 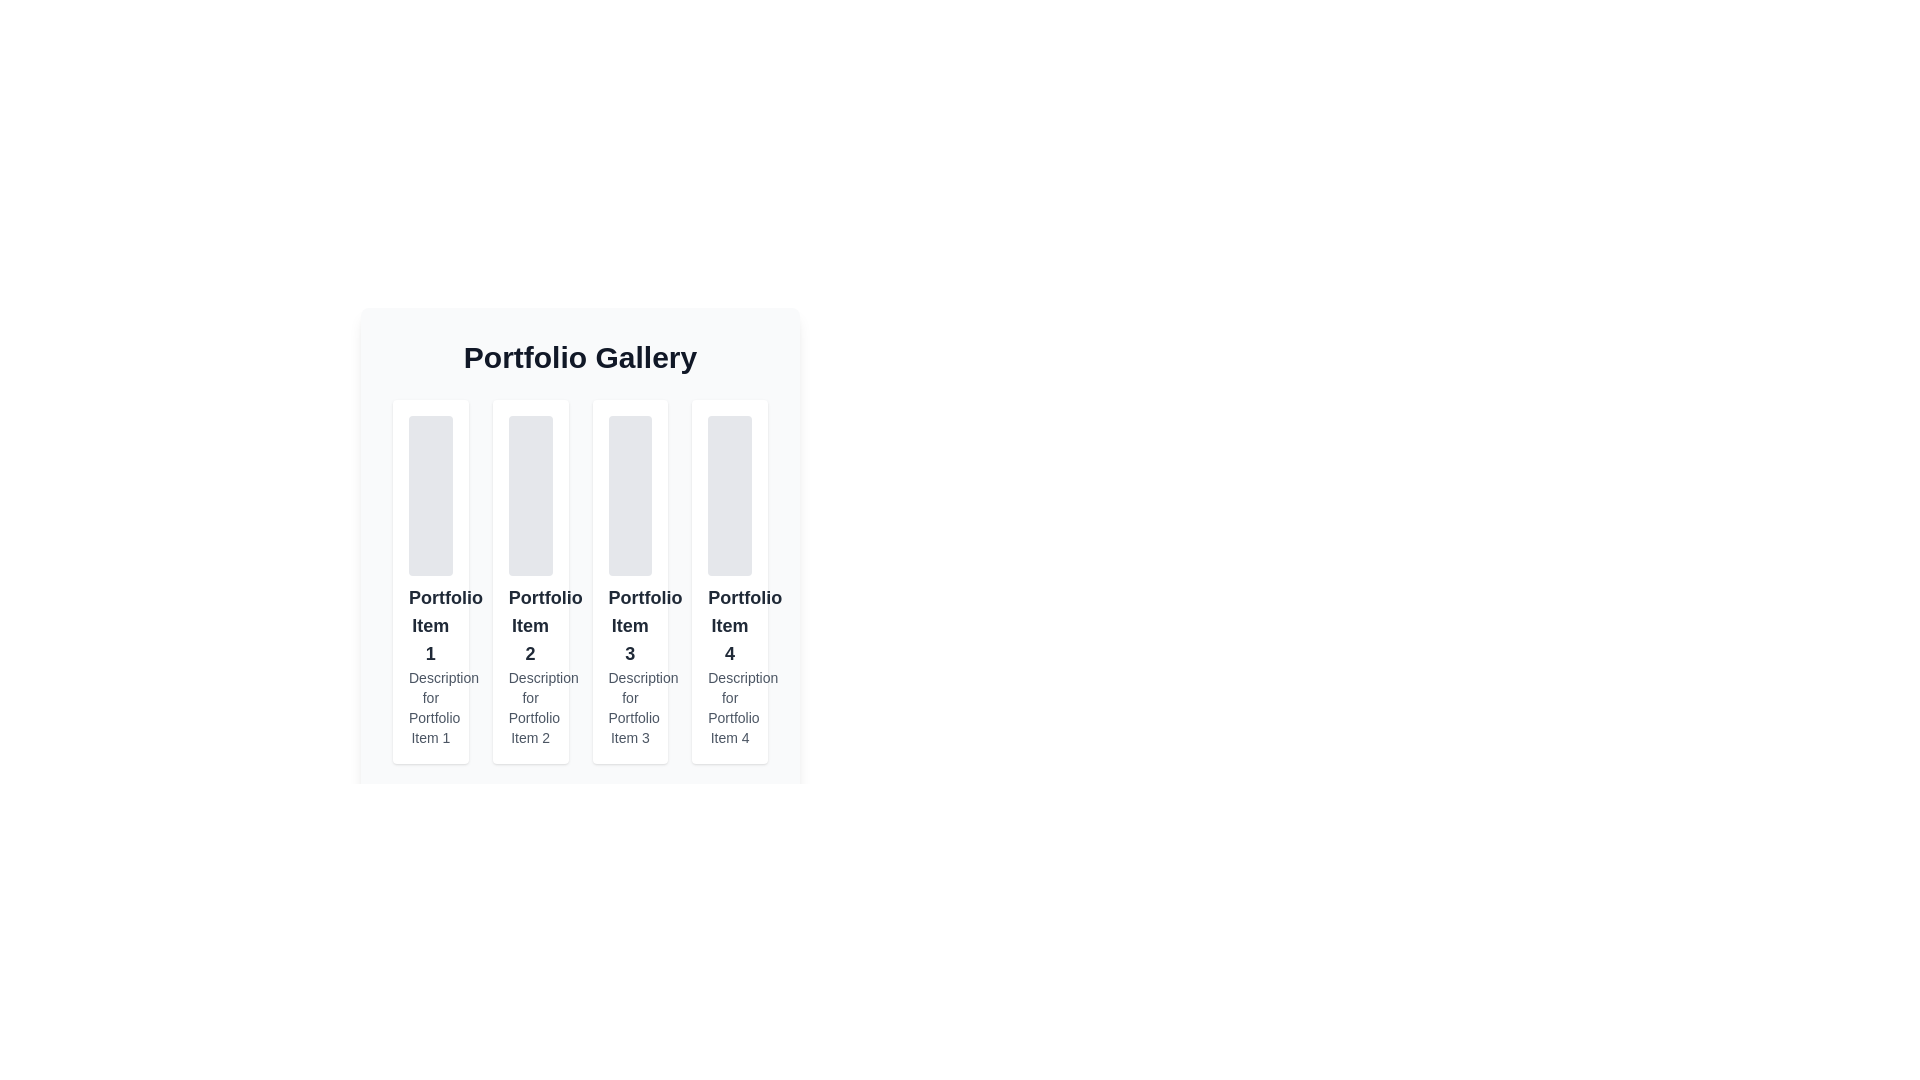 What do you see at coordinates (729, 707) in the screenshot?
I see `the text element that displays 'Description for Portfolio Item 4', which is styled in a smaller gray font and located in the fourth column of the 'Portfolio Gallery' layout, beneath the 'Portfolio Item 4' heading` at bounding box center [729, 707].